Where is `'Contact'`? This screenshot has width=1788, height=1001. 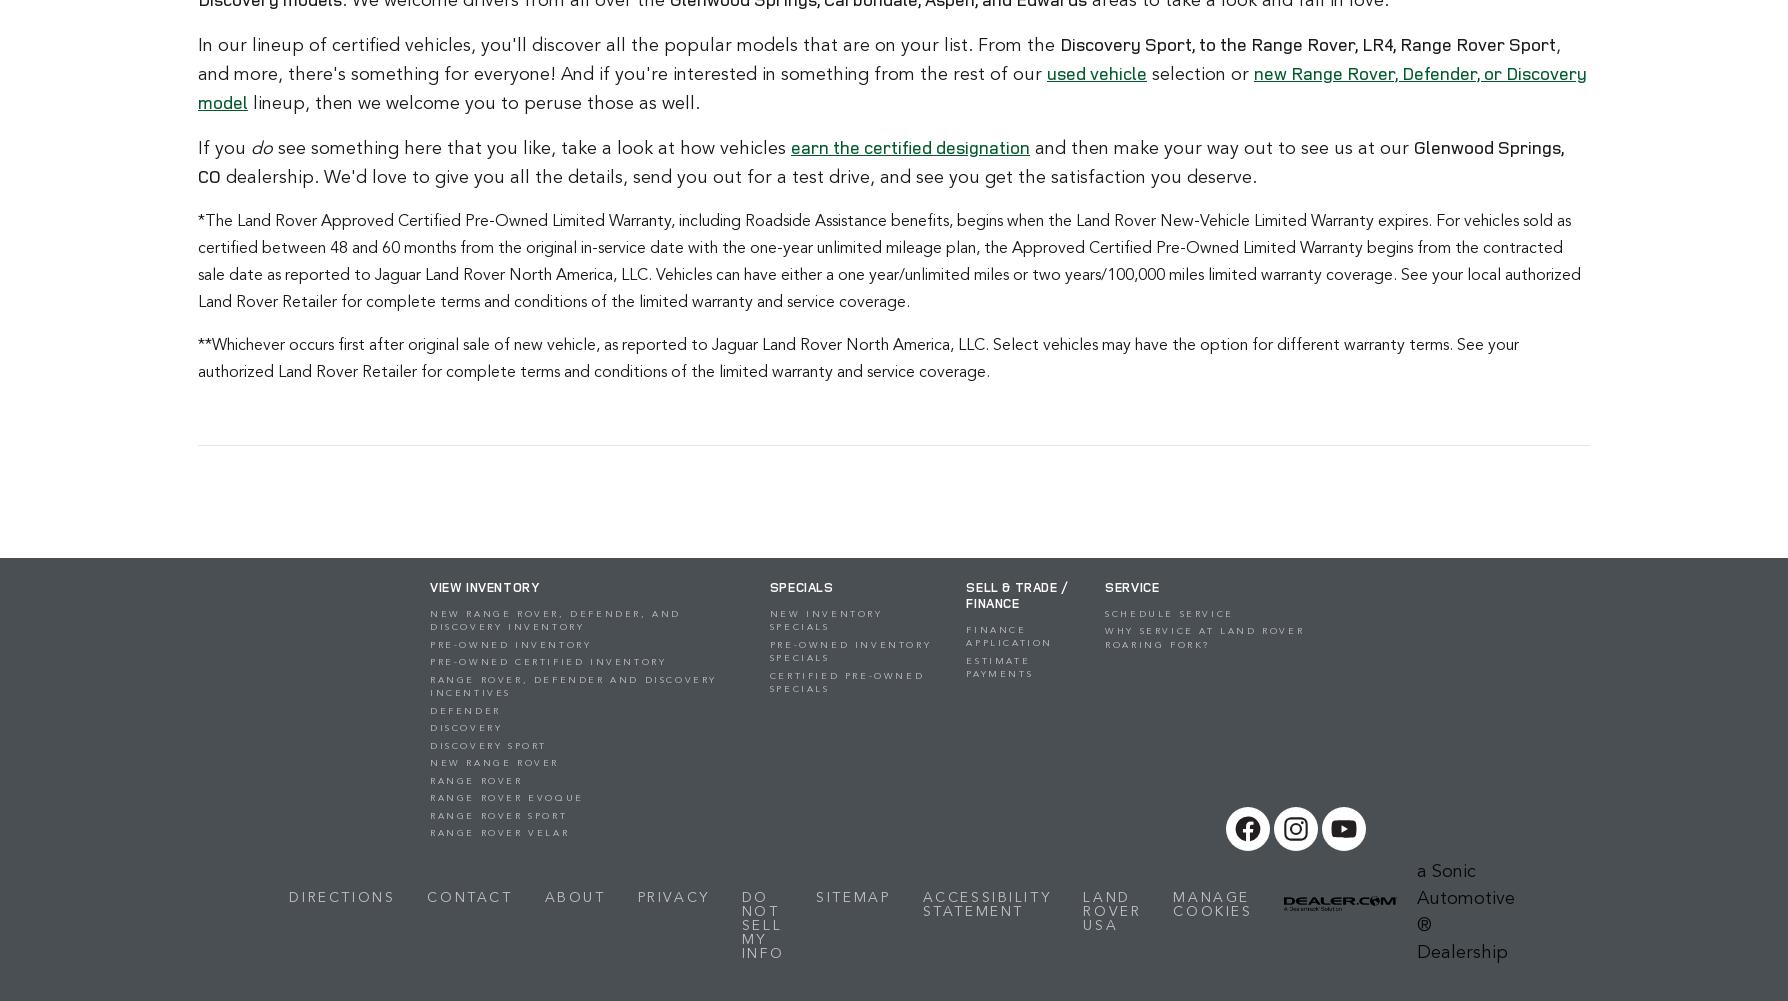
'Contact' is located at coordinates (469, 896).